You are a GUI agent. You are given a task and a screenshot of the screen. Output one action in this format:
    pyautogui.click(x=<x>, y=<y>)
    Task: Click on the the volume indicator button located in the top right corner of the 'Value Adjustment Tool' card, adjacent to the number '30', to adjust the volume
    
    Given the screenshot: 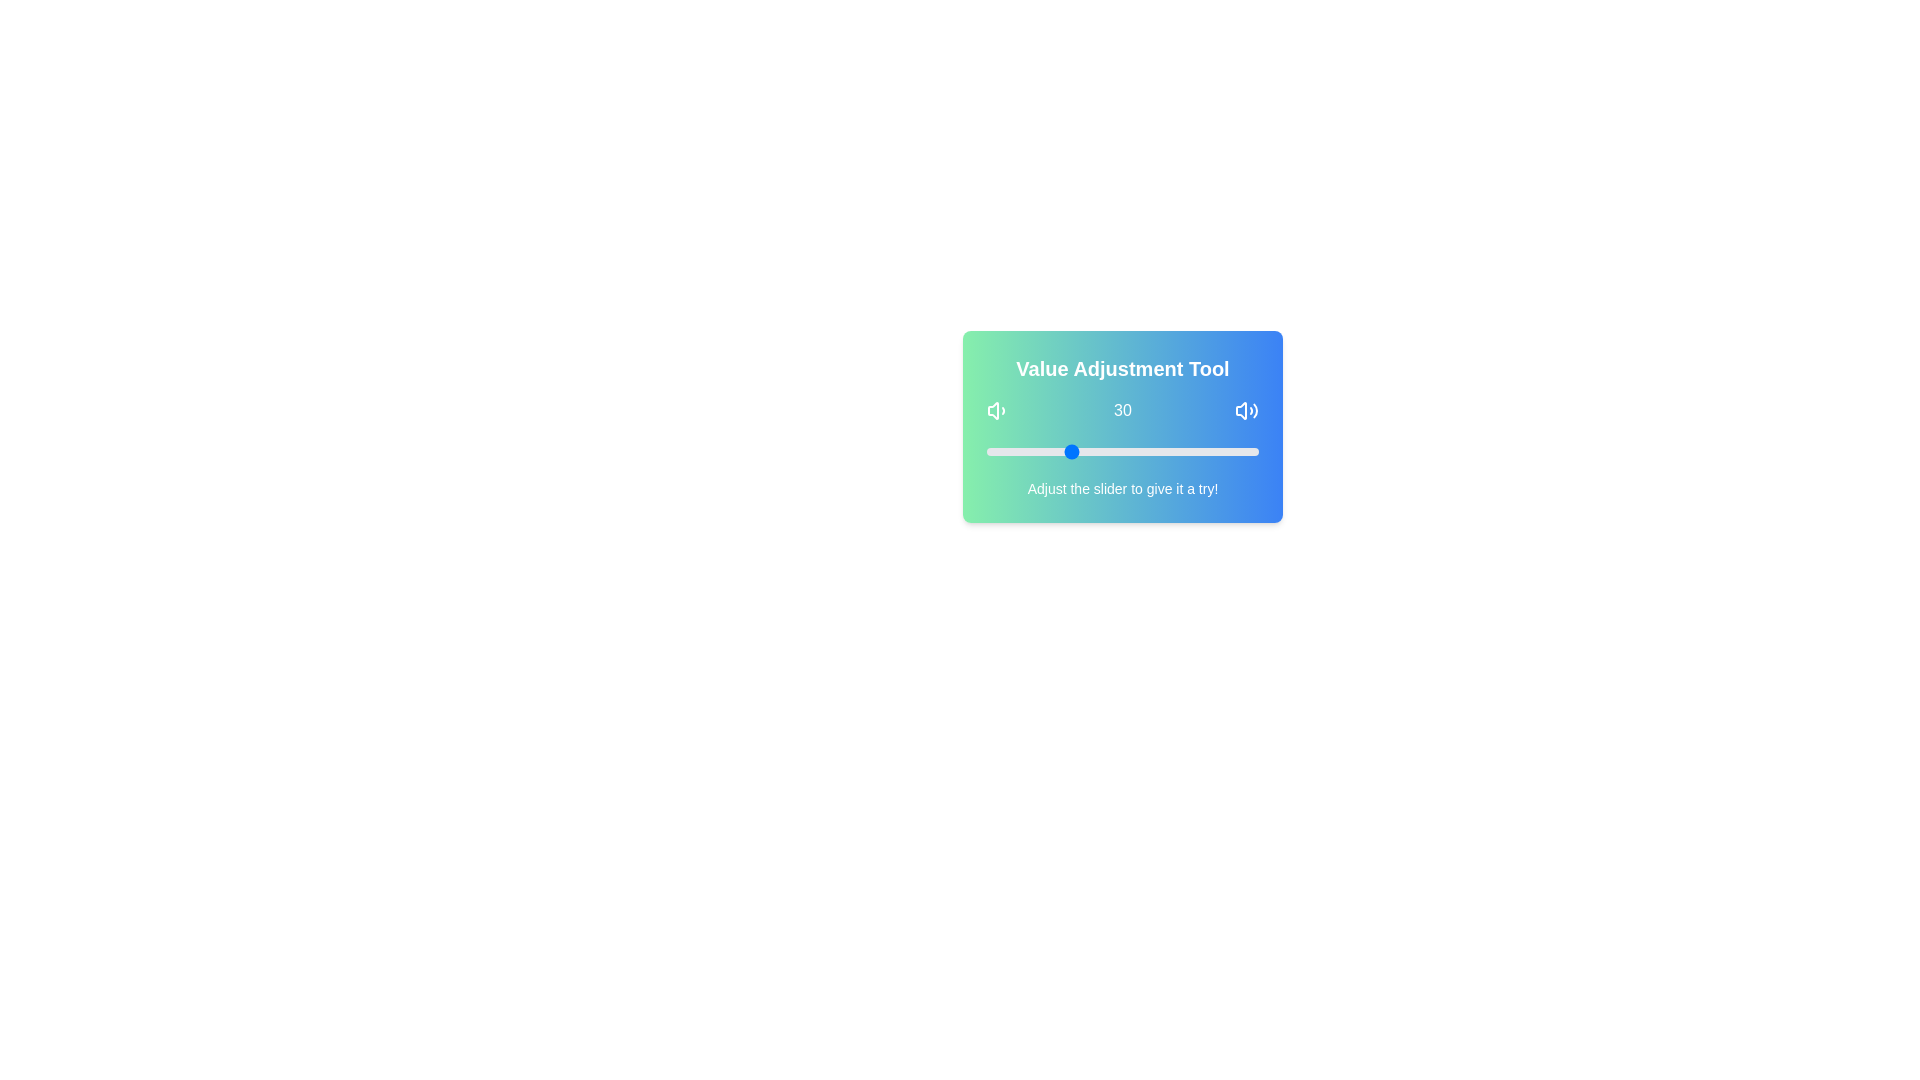 What is the action you would take?
    pyautogui.click(x=1246, y=410)
    